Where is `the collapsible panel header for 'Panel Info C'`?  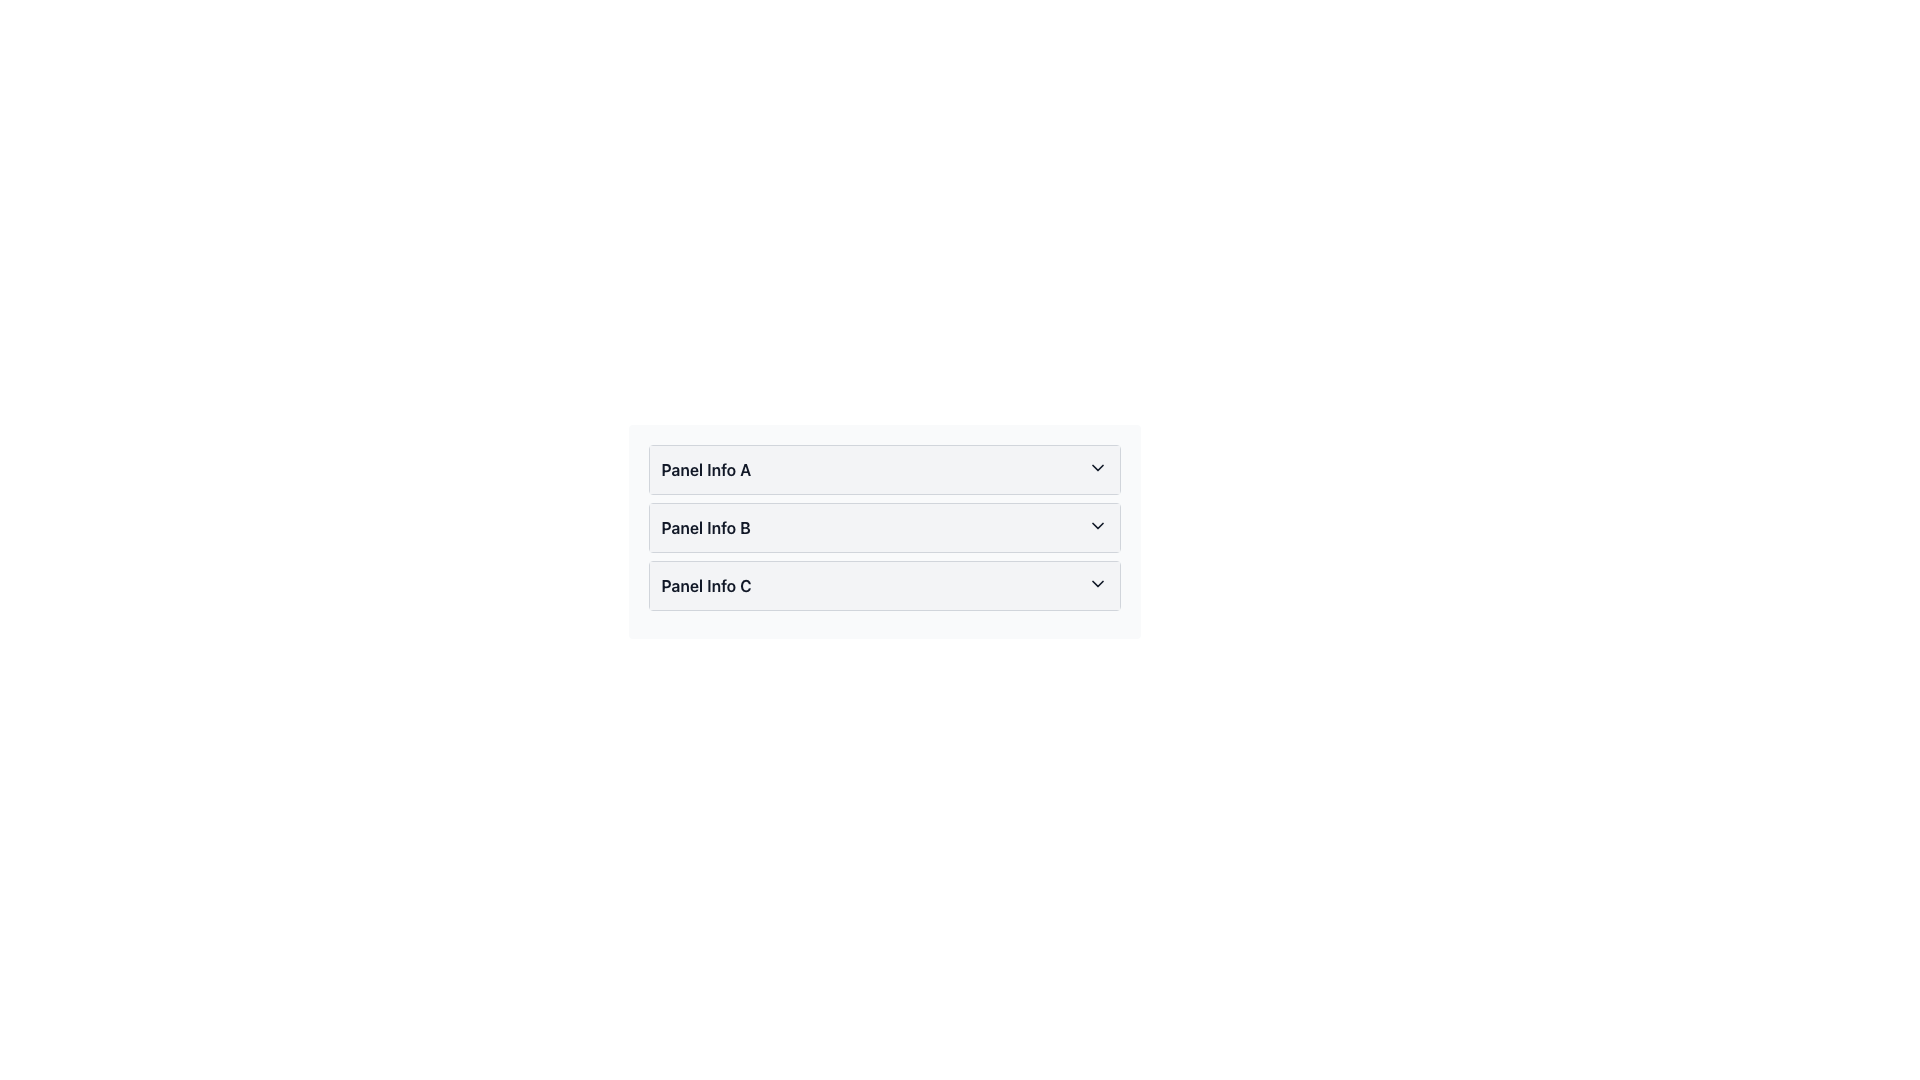 the collapsible panel header for 'Panel Info C' is located at coordinates (883, 585).